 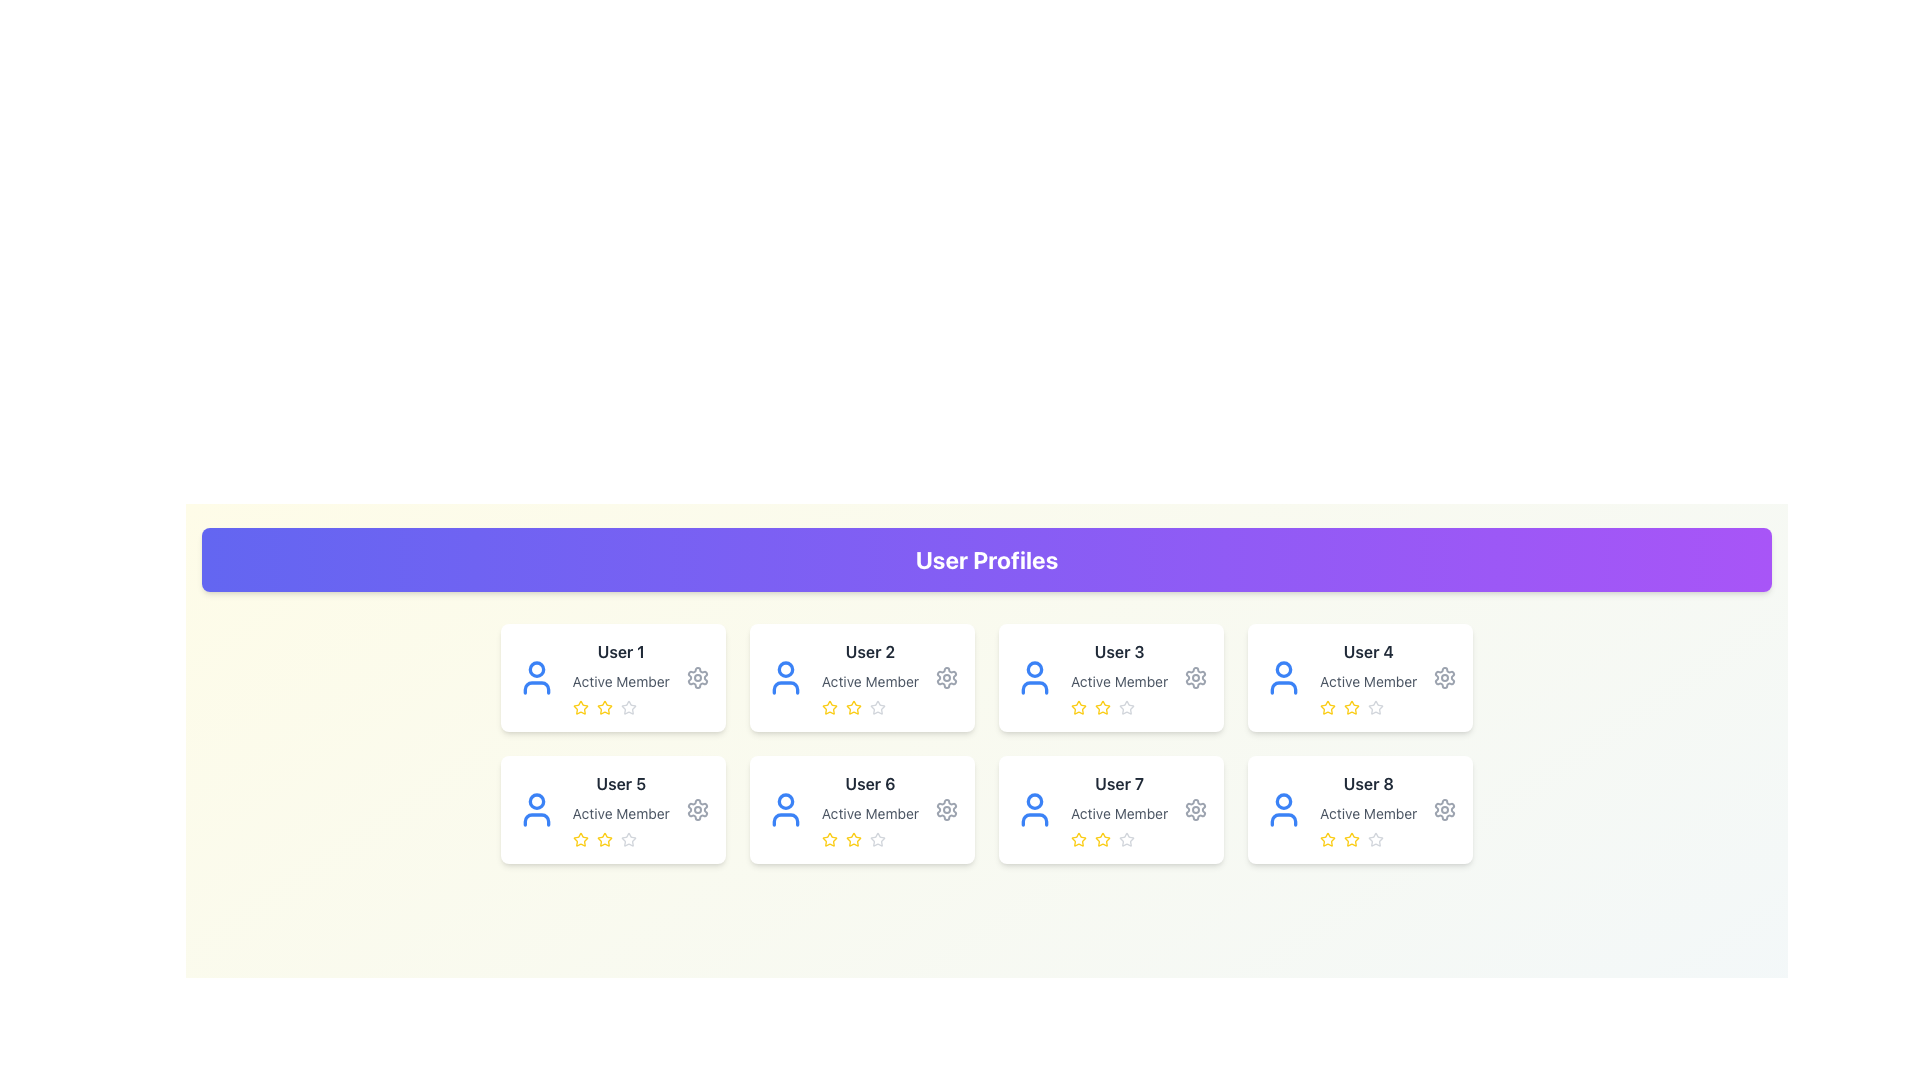 What do you see at coordinates (1445, 677) in the screenshot?
I see `the settings icon located at the top-right corner of the 'User 4' profile card` at bounding box center [1445, 677].